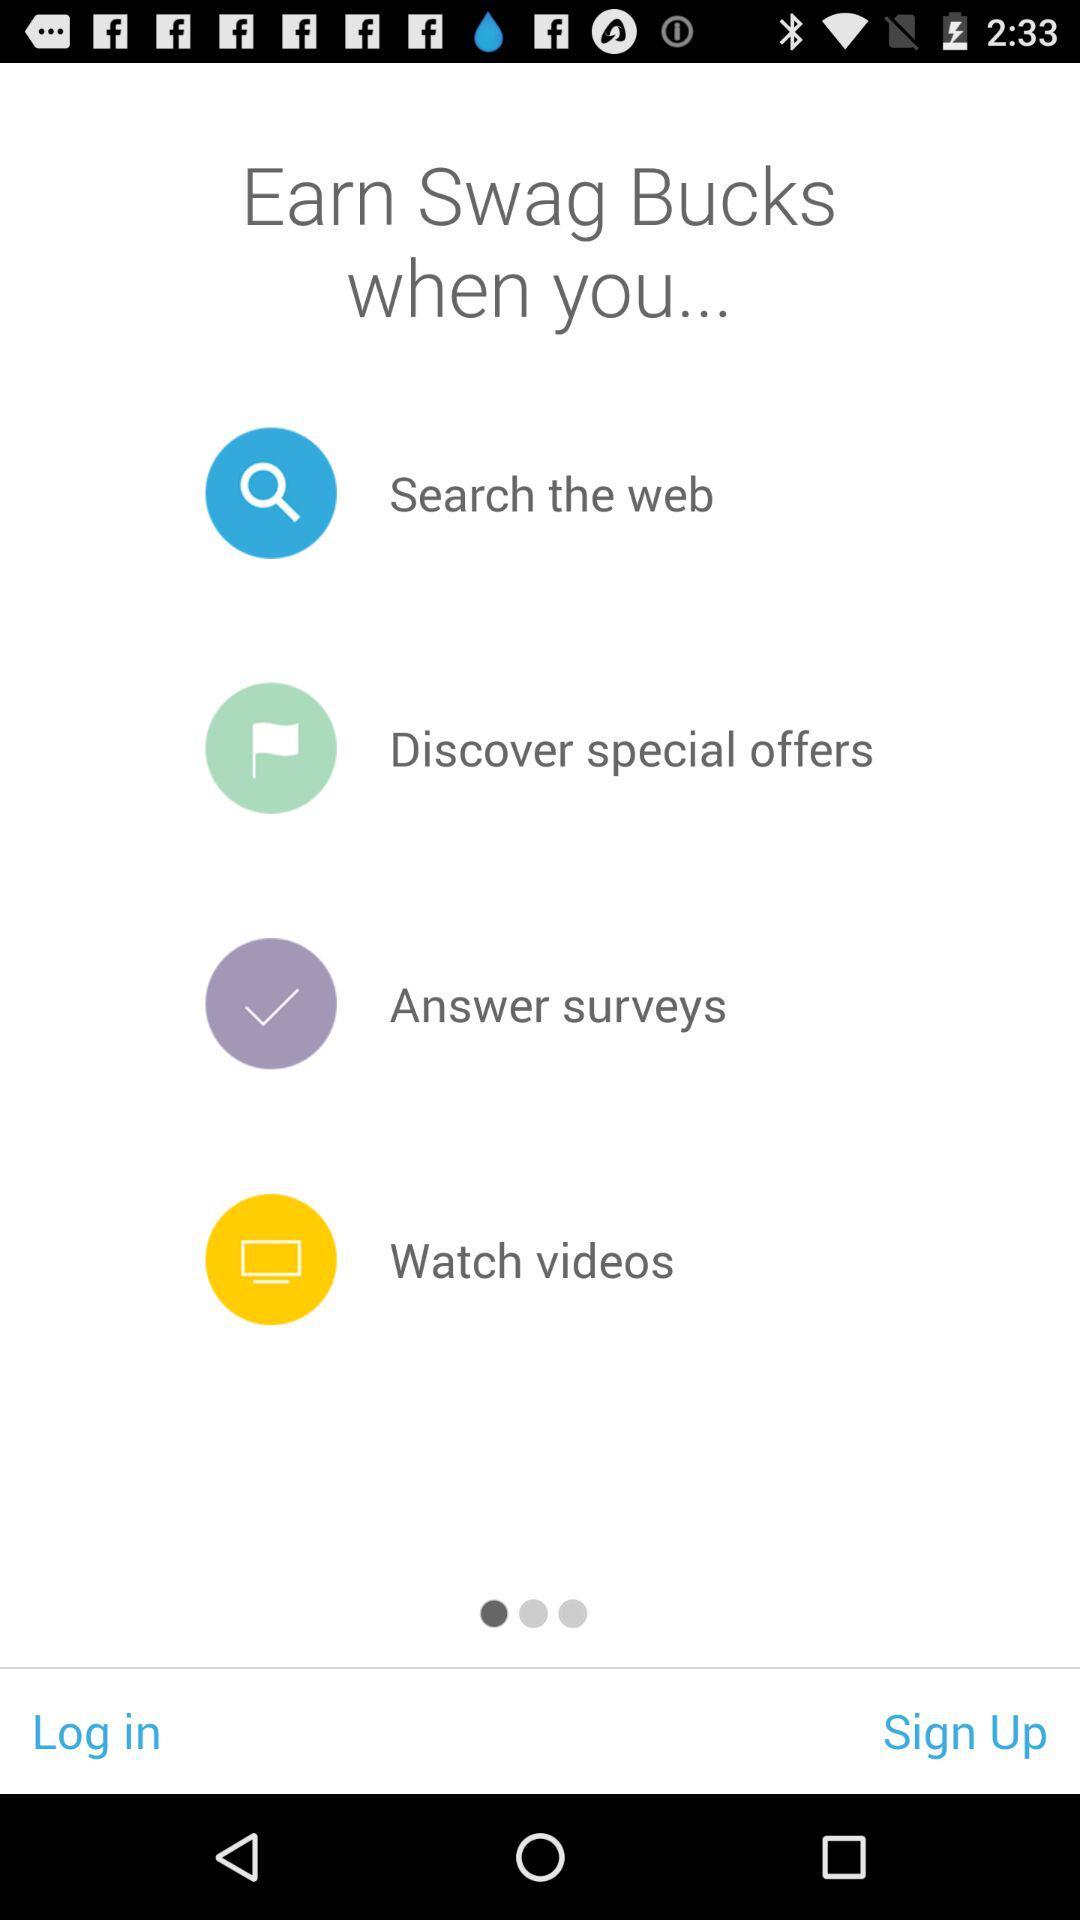 The height and width of the screenshot is (1920, 1080). I want to click on the app at the bottom right corner, so click(964, 1729).